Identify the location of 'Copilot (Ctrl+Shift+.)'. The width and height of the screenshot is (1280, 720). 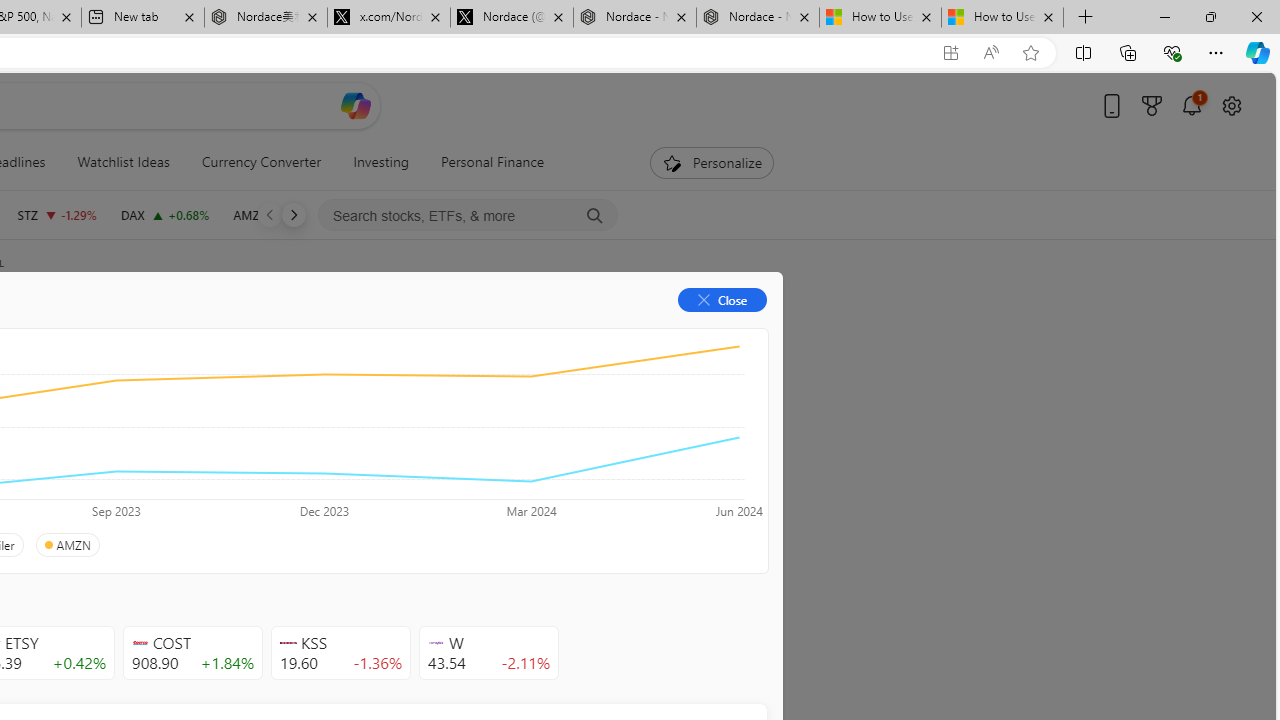
(1257, 51).